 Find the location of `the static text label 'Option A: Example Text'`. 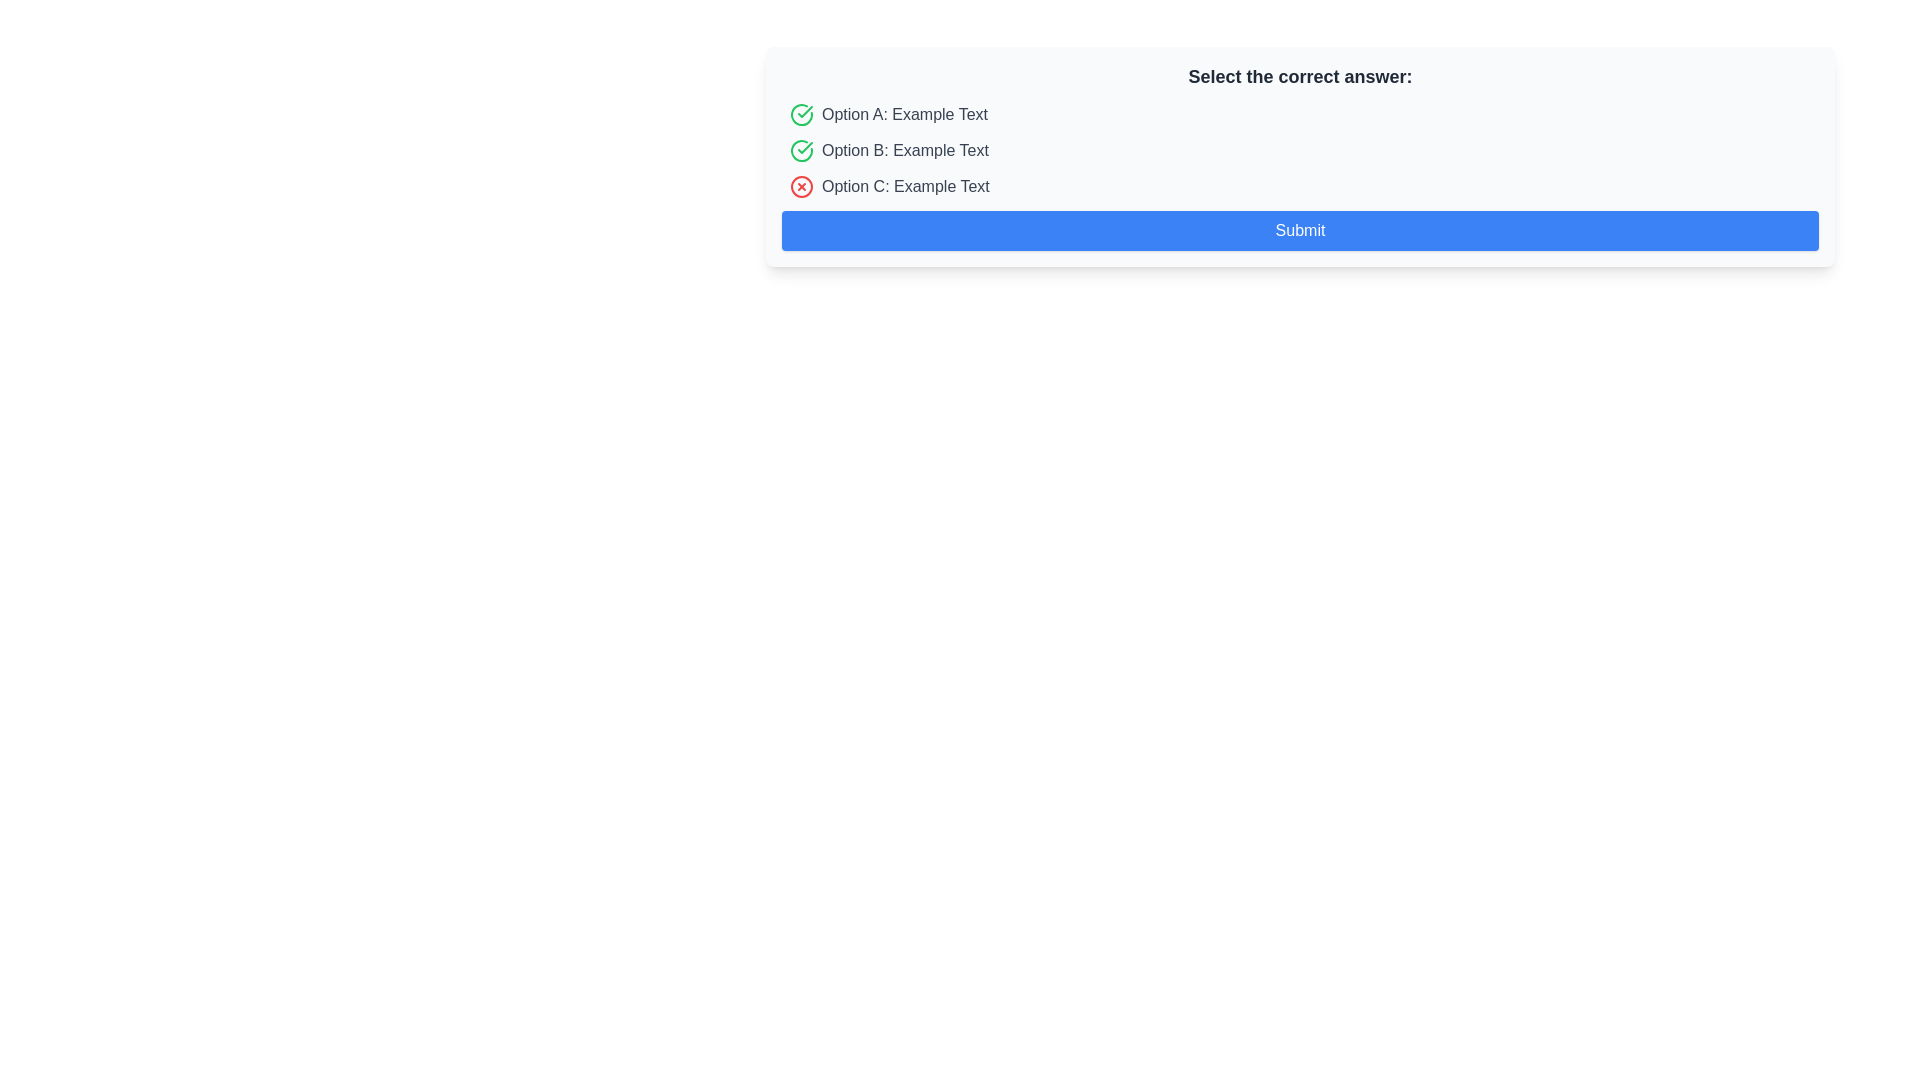

the static text label 'Option A: Example Text' is located at coordinates (904, 115).